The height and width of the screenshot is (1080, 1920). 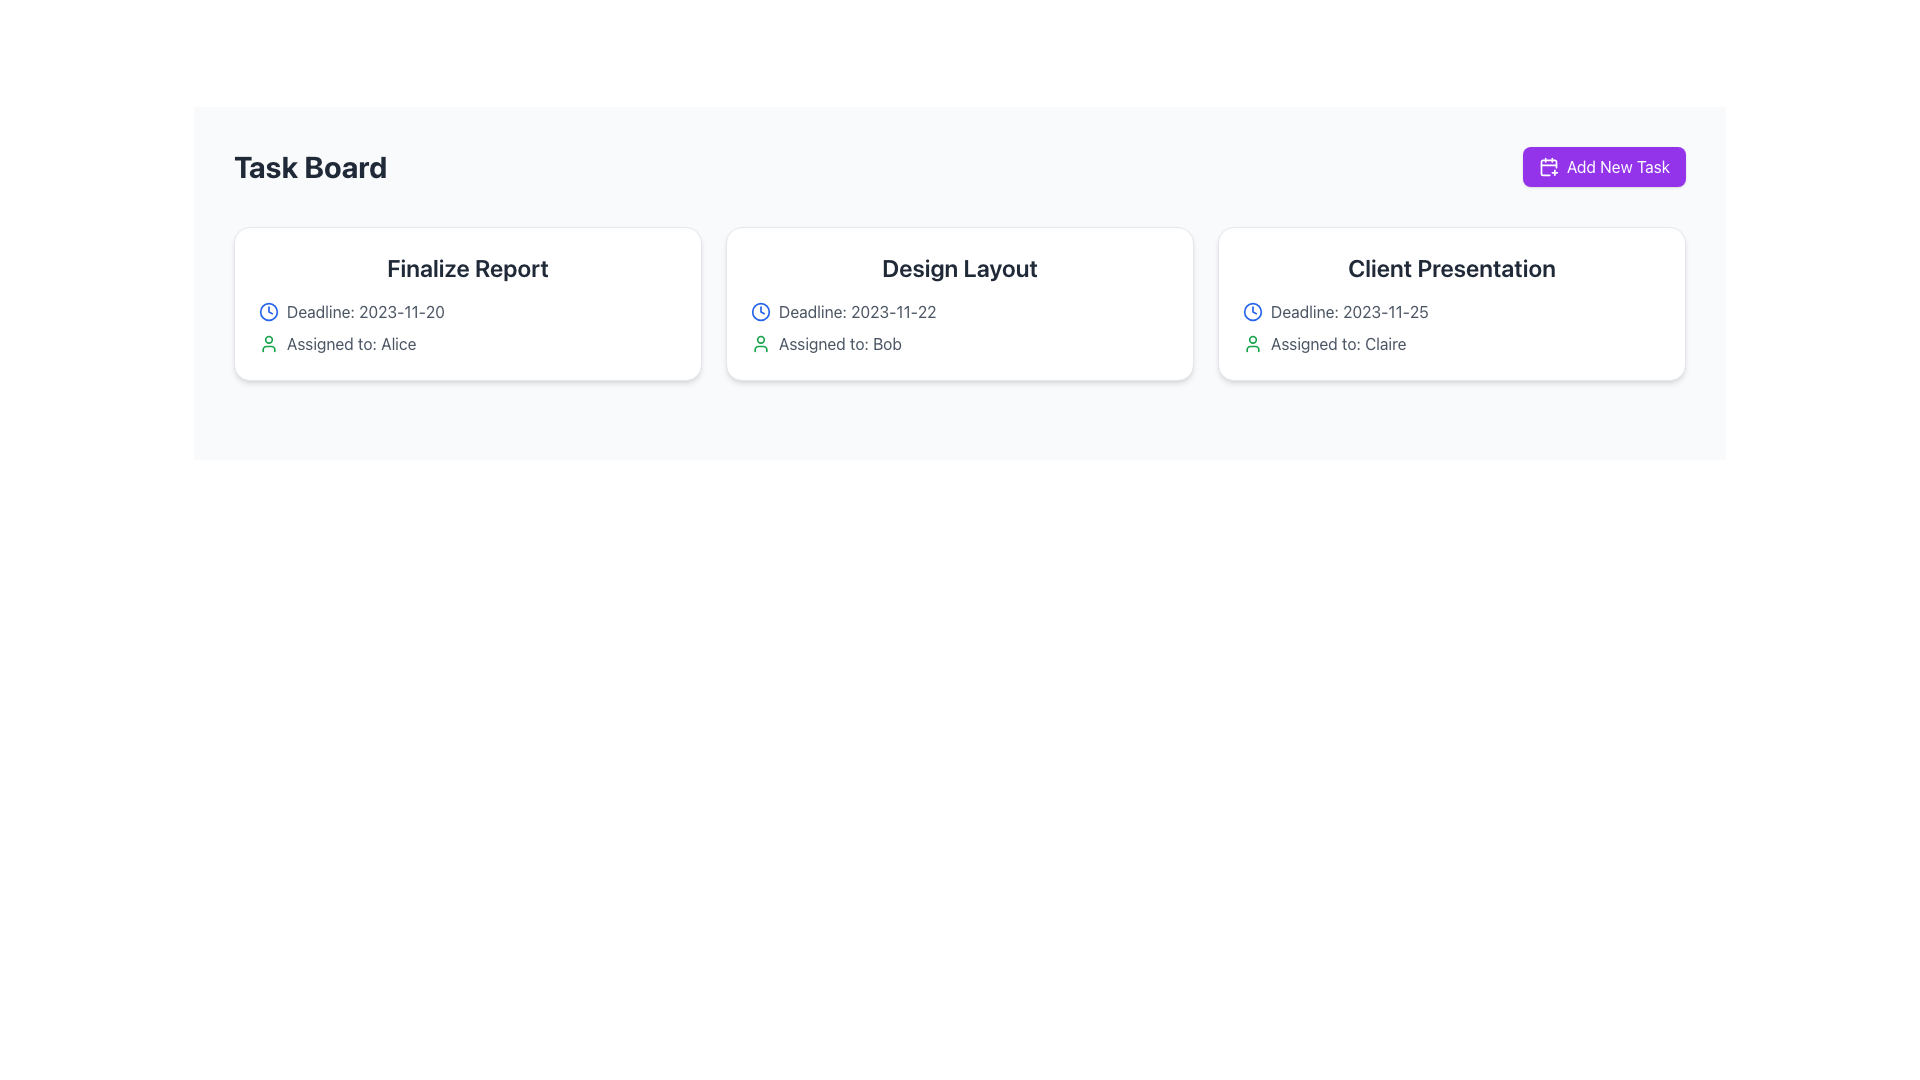 What do you see at coordinates (1338, 342) in the screenshot?
I see `the static text element displaying 'Assigned to: Claire', which is styled in light gray and located within the 'Client Presentation' card, positioned below the deadline information` at bounding box center [1338, 342].